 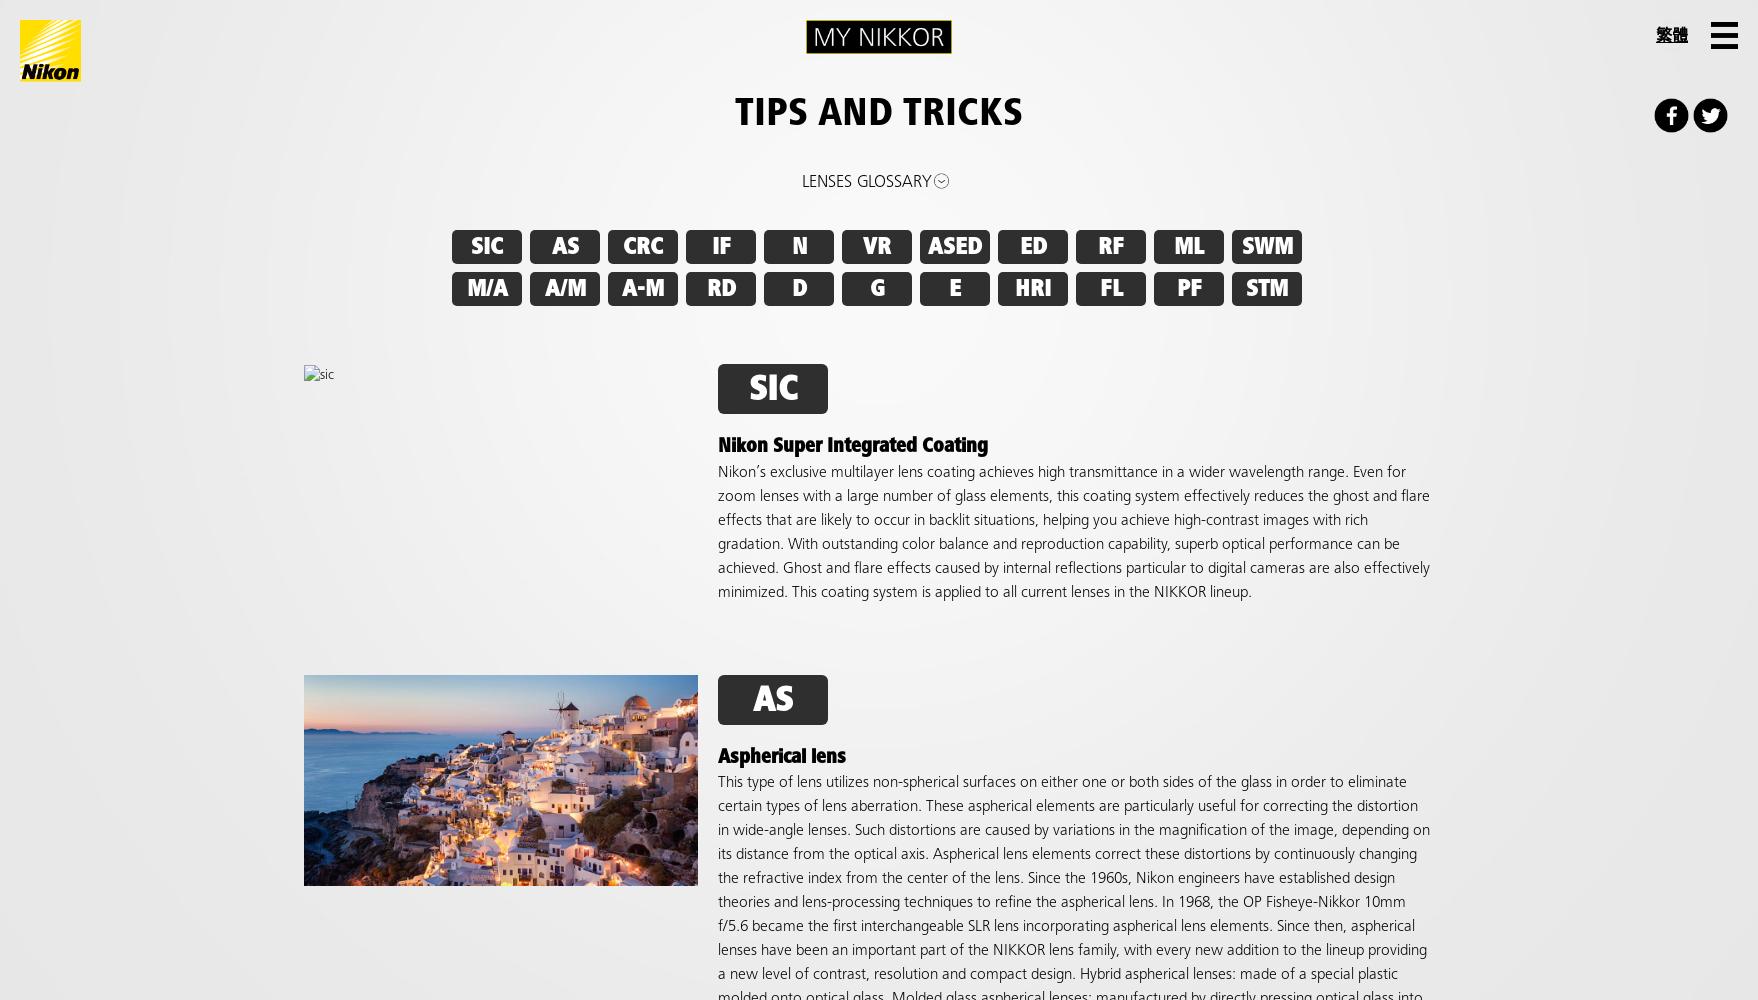 I want to click on 'A-M', so click(x=621, y=289).